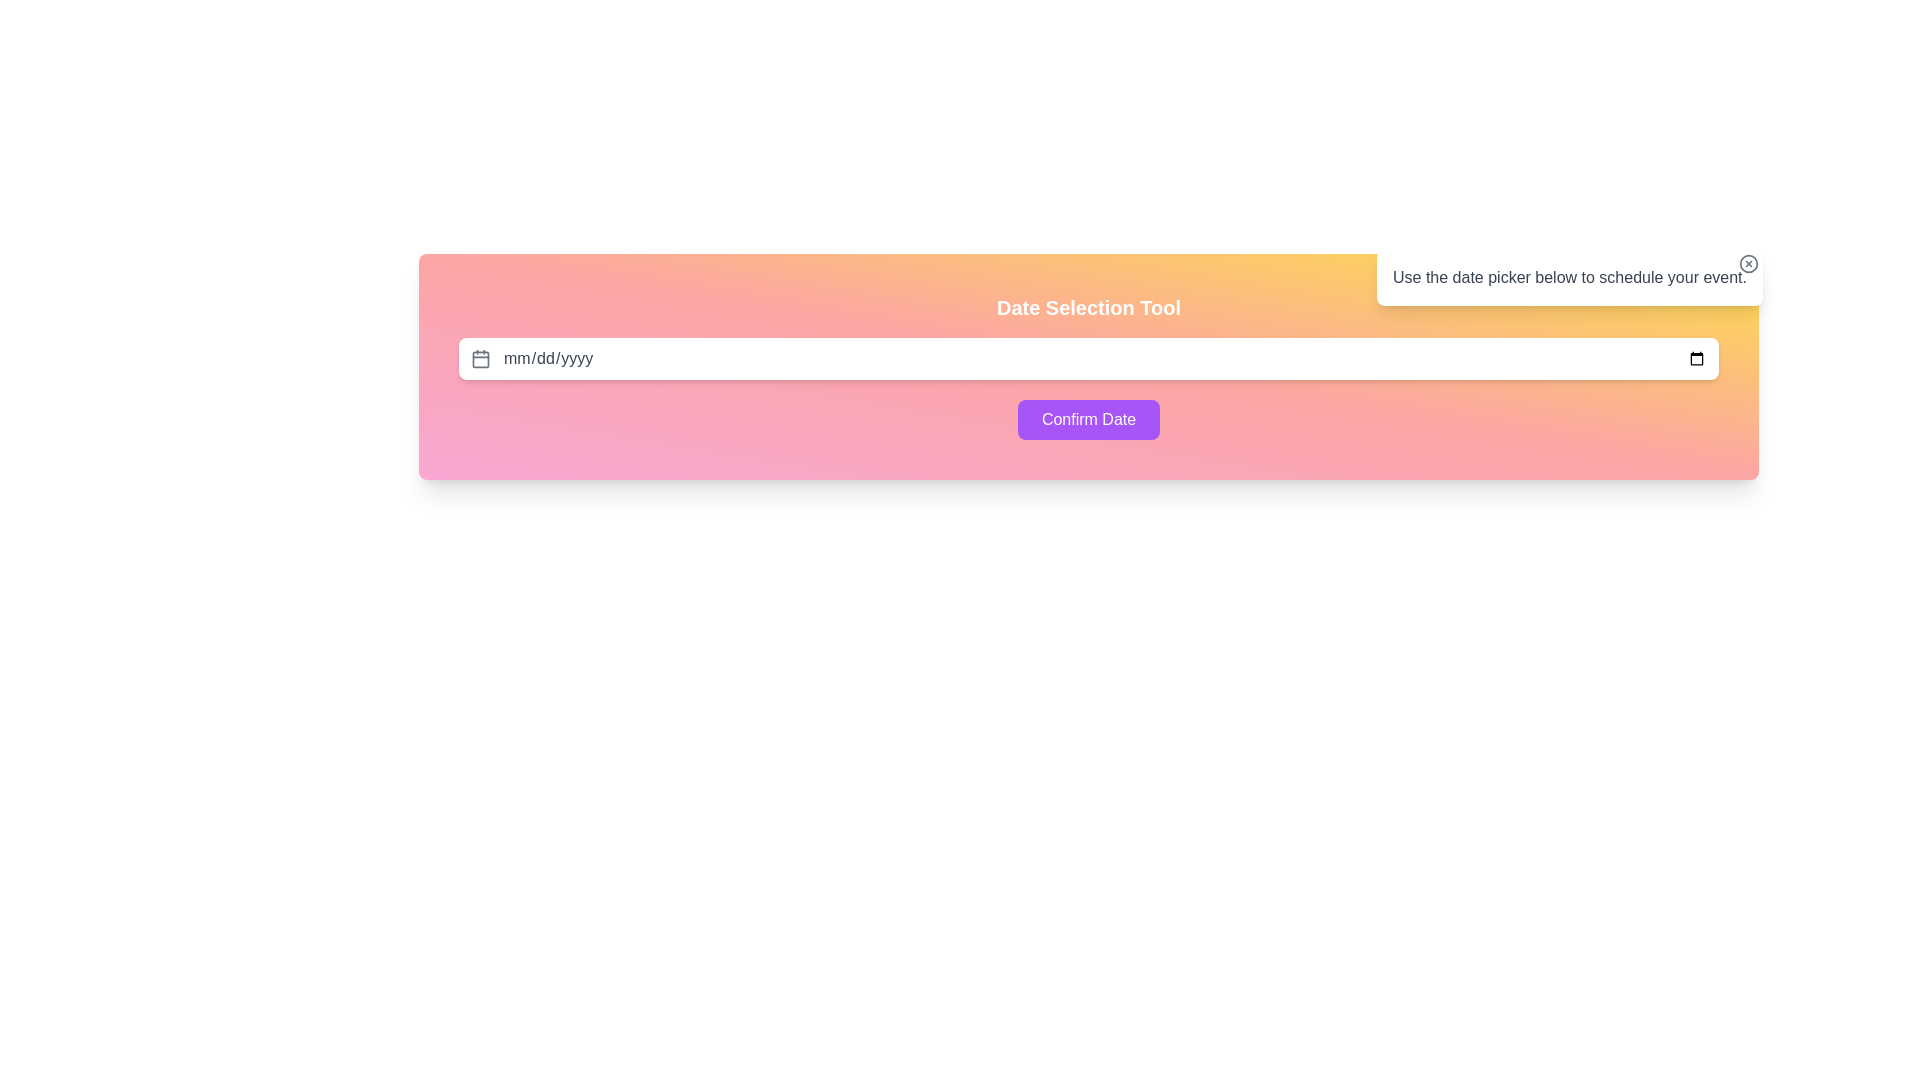 The width and height of the screenshot is (1920, 1080). What do you see at coordinates (480, 357) in the screenshot?
I see `the calendar icon element located to the left of the date input field by clicking on its center` at bounding box center [480, 357].